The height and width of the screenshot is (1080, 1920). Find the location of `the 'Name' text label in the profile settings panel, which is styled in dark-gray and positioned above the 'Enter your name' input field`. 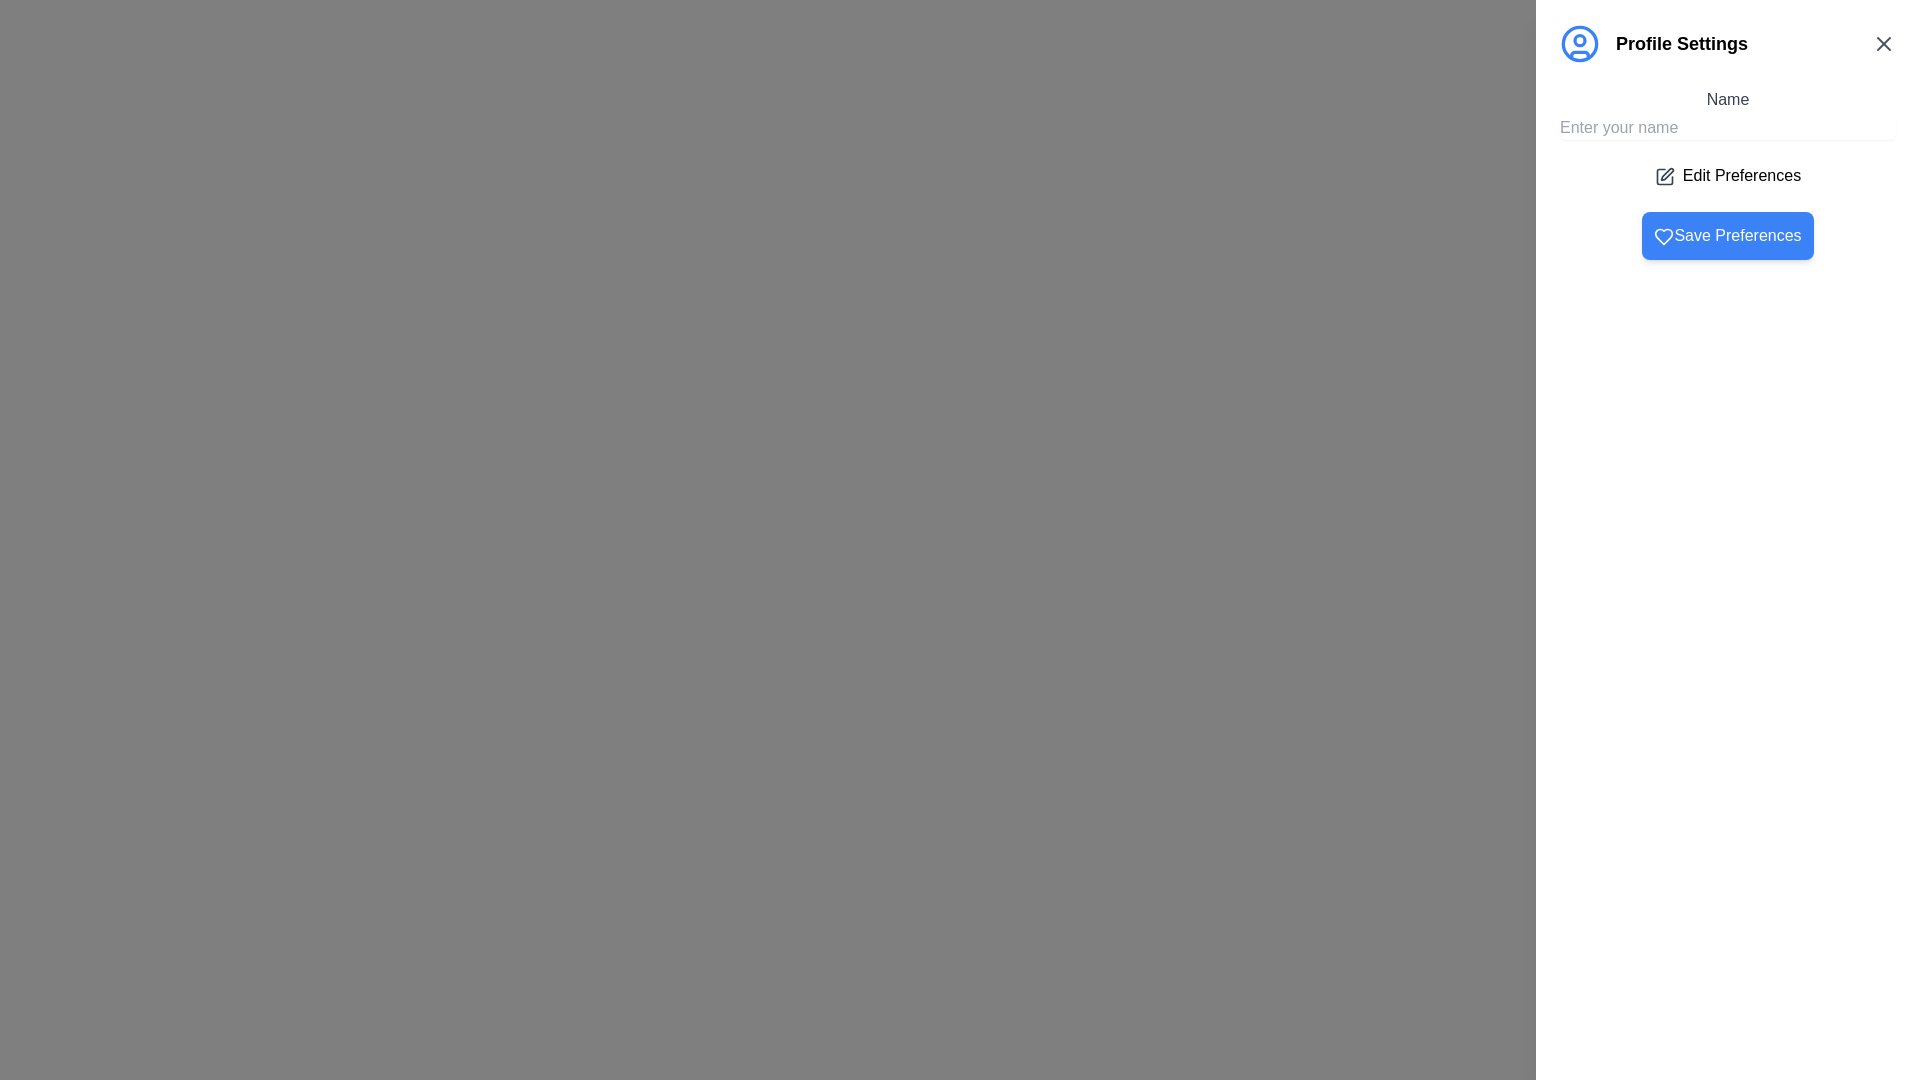

the 'Name' text label in the profile settings panel, which is styled in dark-gray and positioned above the 'Enter your name' input field is located at coordinates (1727, 99).